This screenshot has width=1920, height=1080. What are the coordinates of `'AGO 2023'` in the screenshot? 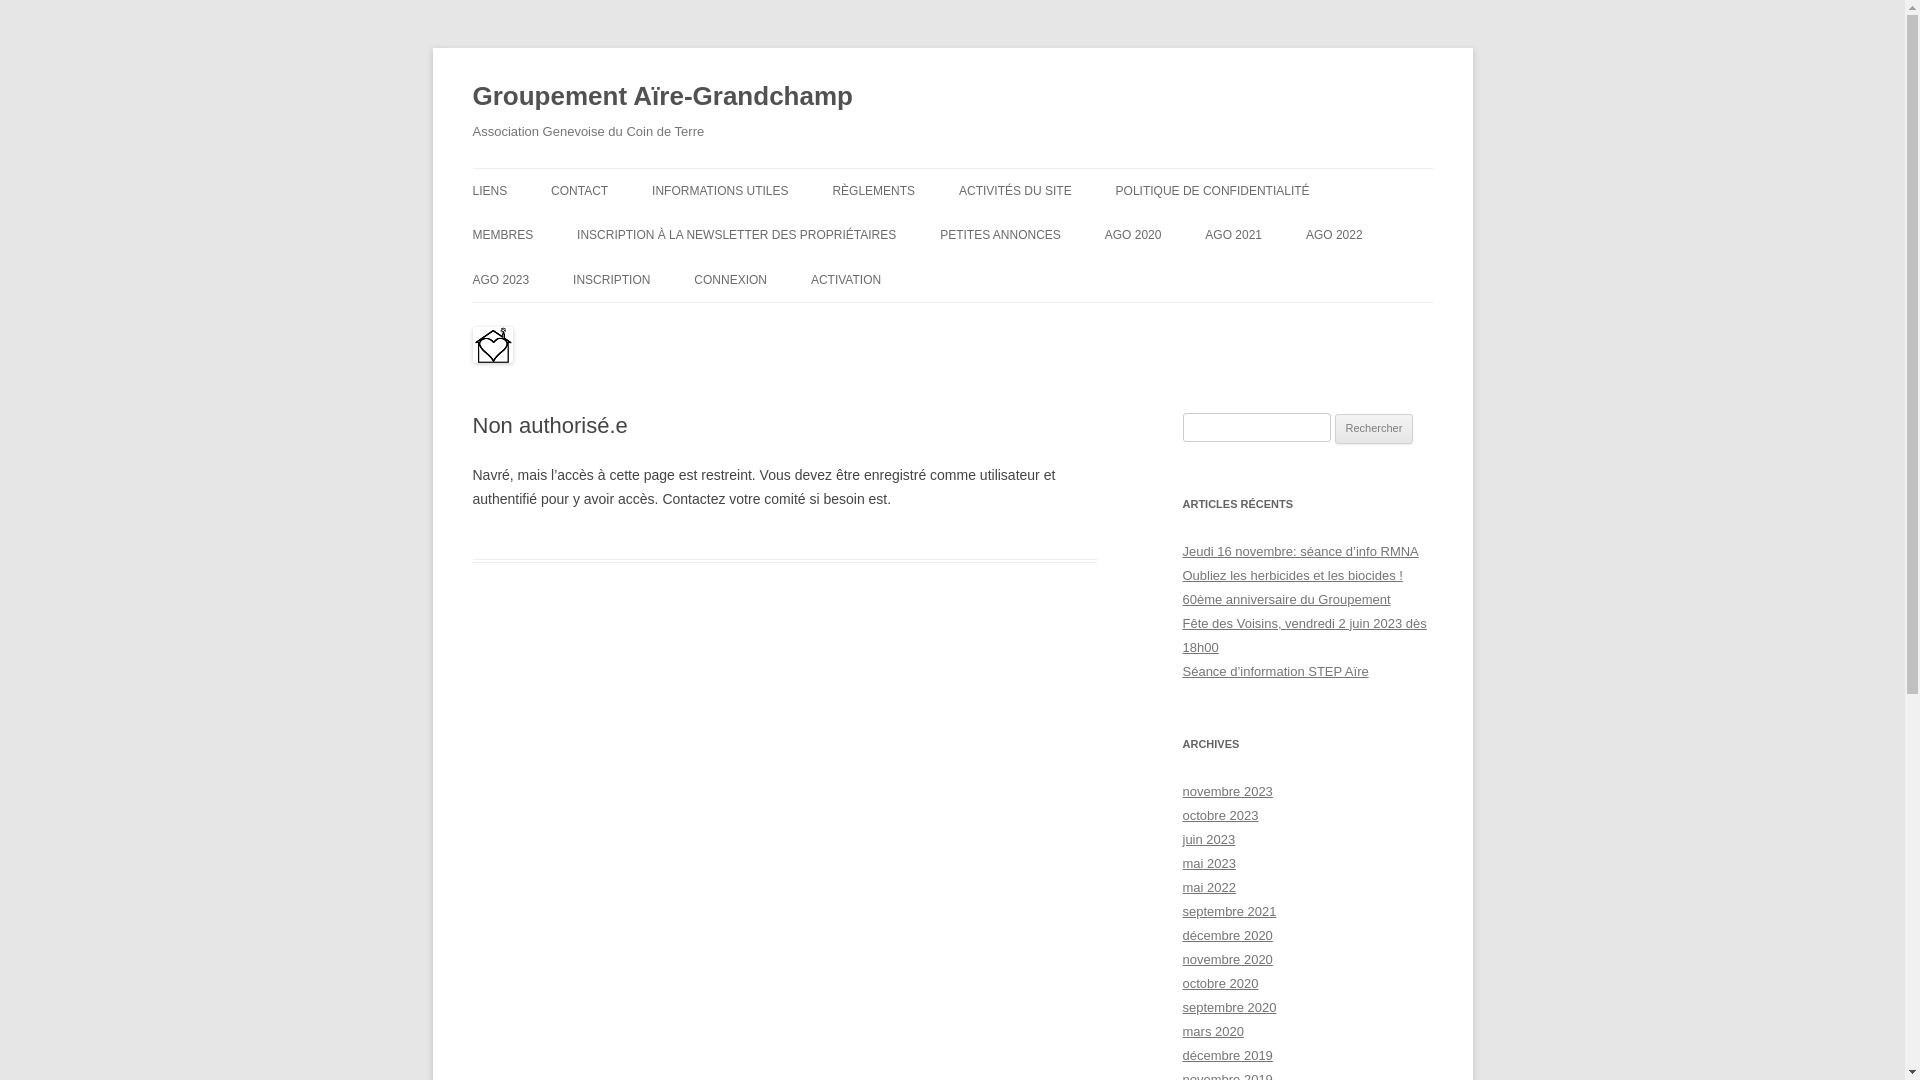 It's located at (500, 280).